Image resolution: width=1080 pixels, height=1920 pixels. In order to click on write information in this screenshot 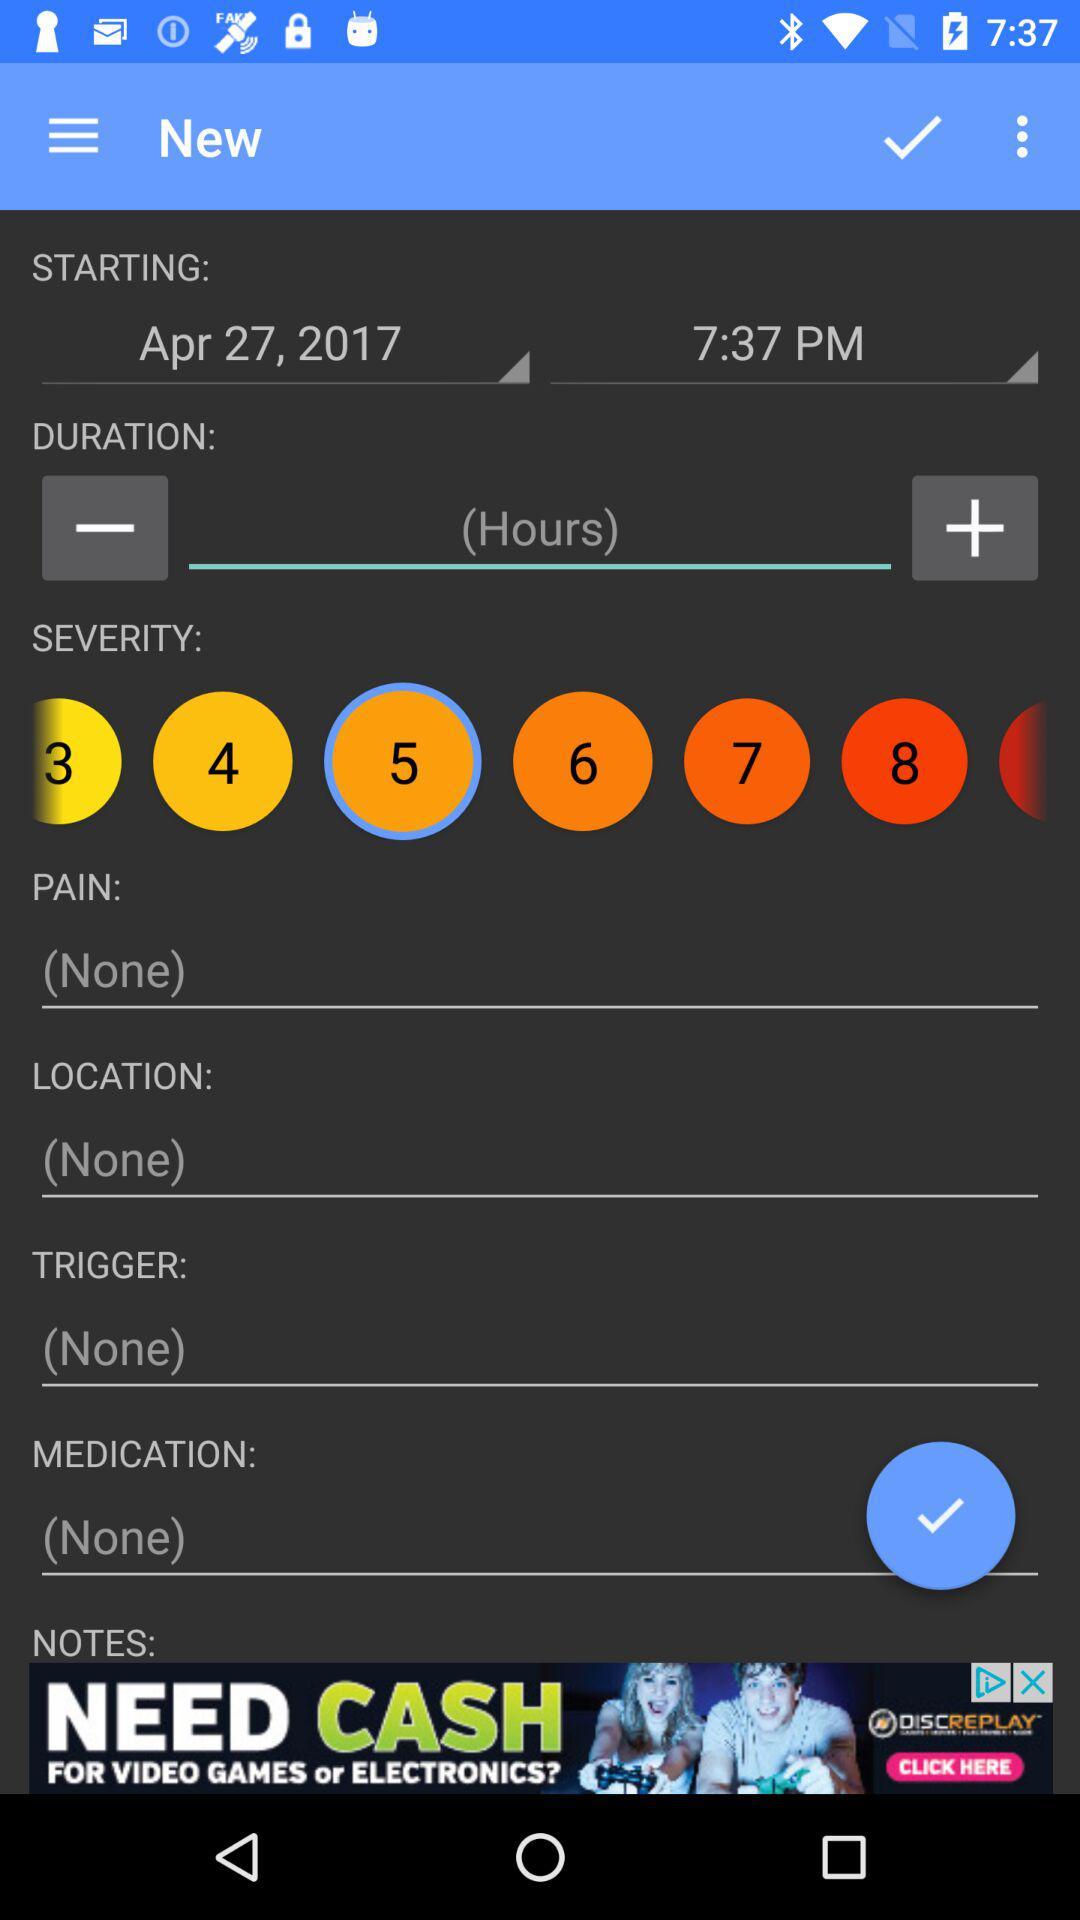, I will do `click(540, 1347)`.